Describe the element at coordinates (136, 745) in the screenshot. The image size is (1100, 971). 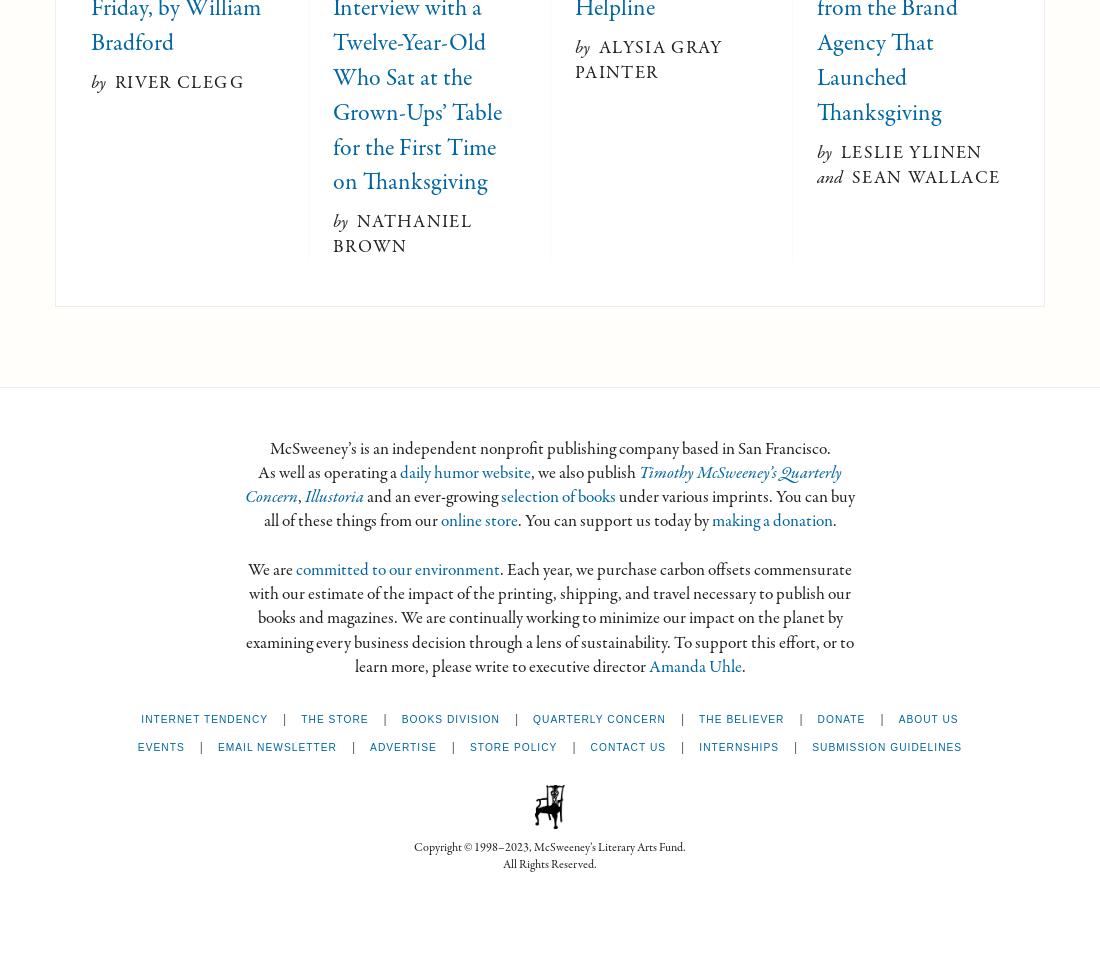
I see `'Events'` at that location.